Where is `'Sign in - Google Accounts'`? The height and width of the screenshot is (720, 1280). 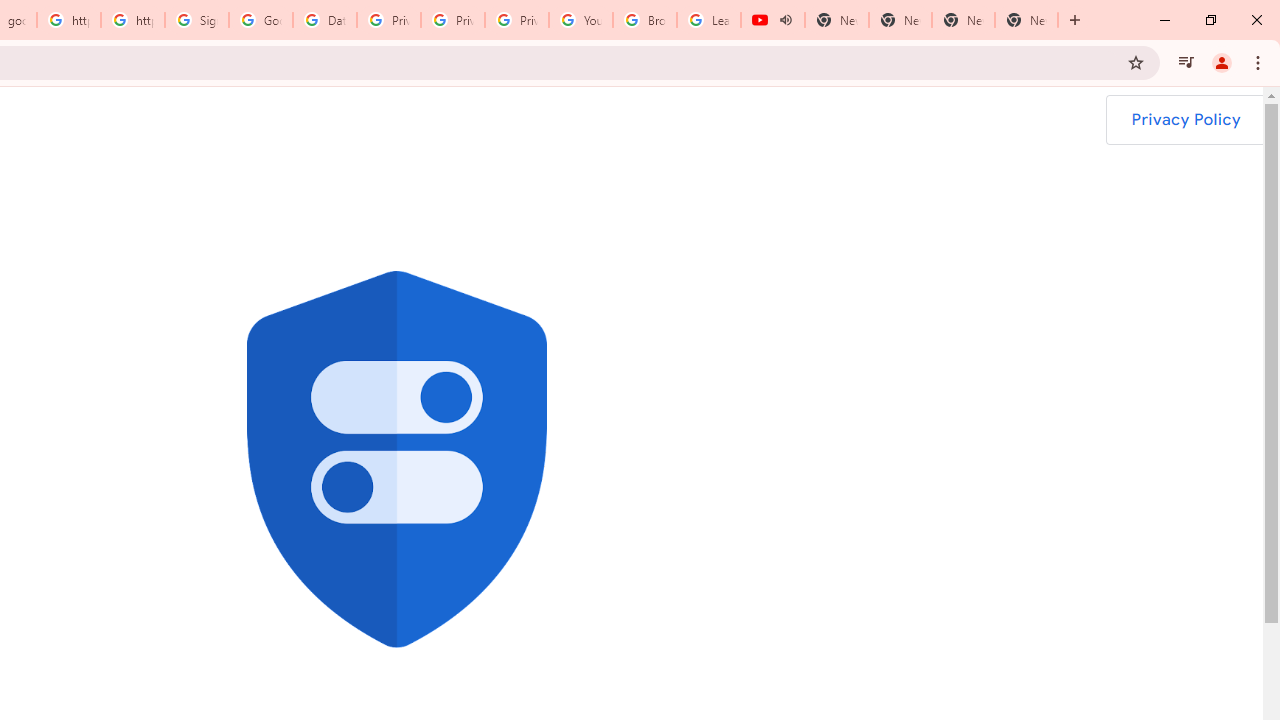
'Sign in - Google Accounts' is located at coordinates (197, 20).